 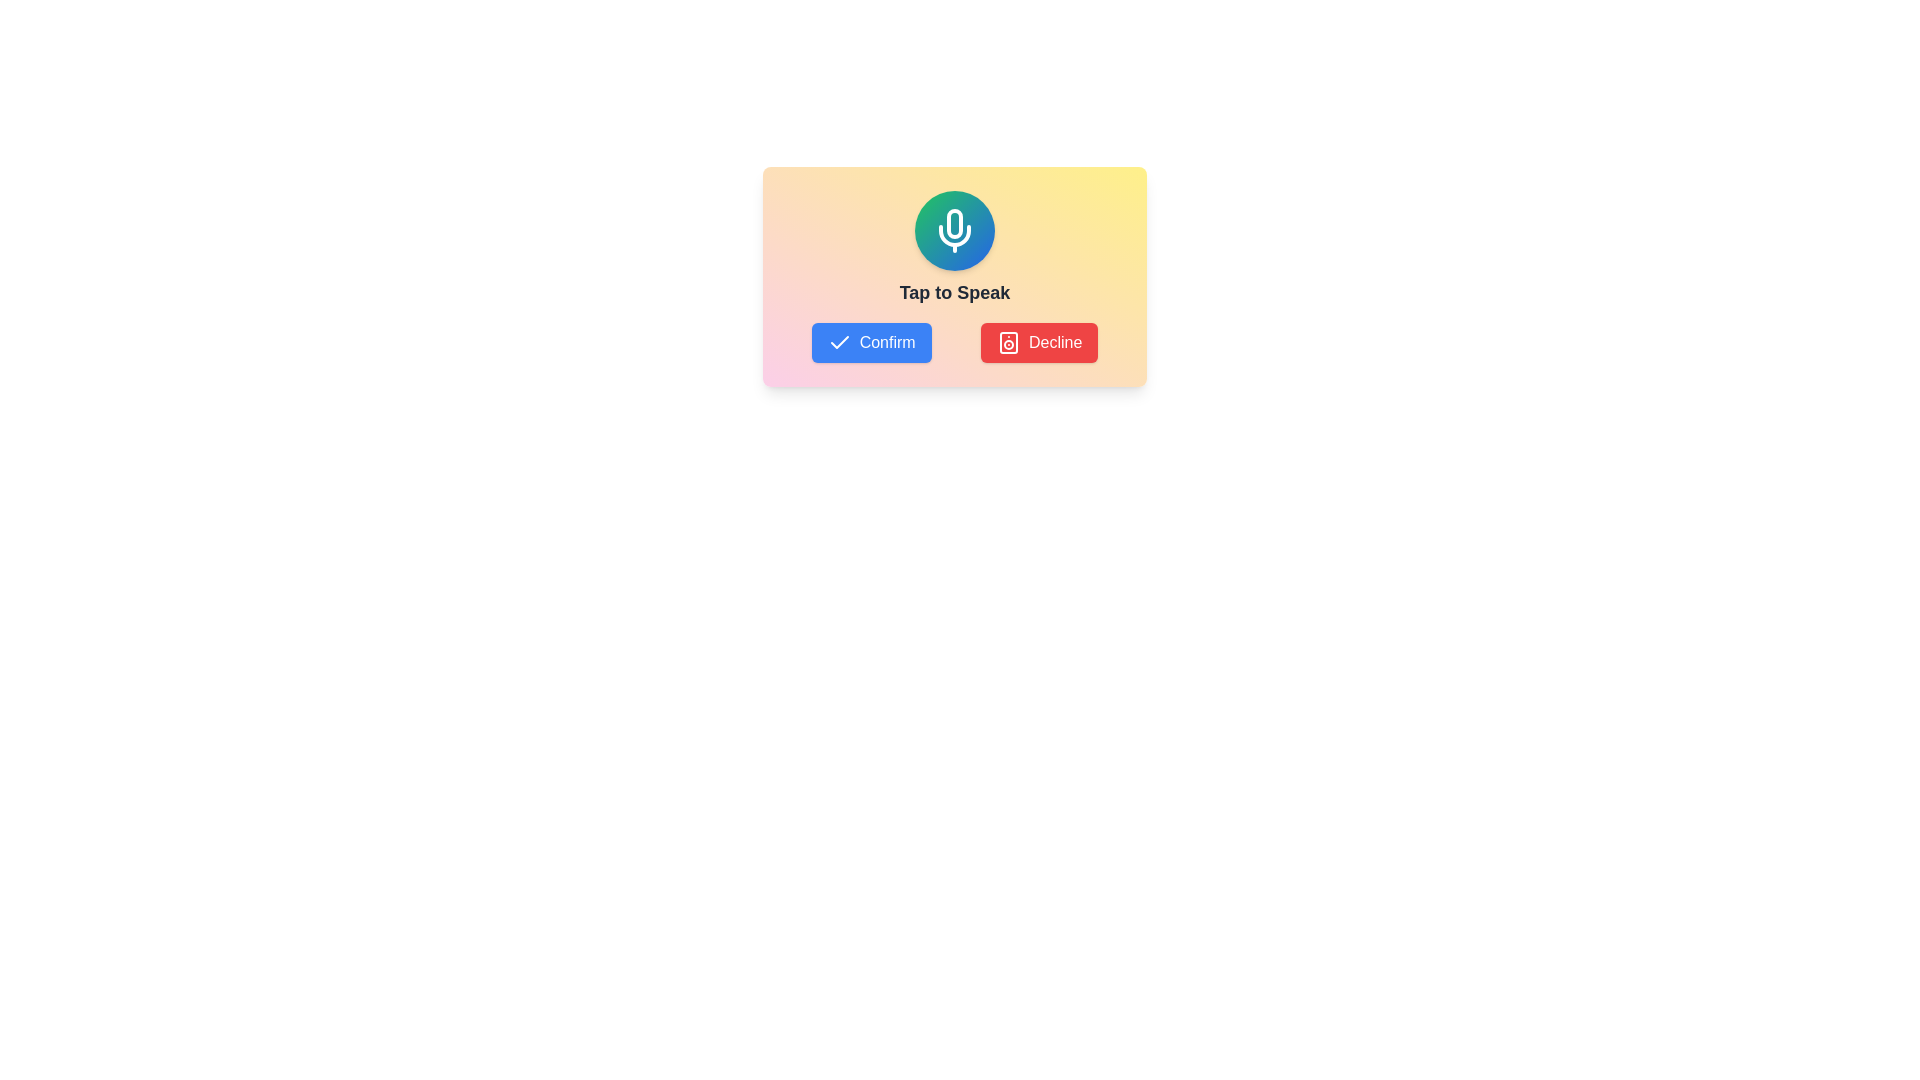 What do you see at coordinates (839, 342) in the screenshot?
I see `the confirmation icon located to the left of the 'Confirm' text within the button at the bottom-center of the interface` at bounding box center [839, 342].